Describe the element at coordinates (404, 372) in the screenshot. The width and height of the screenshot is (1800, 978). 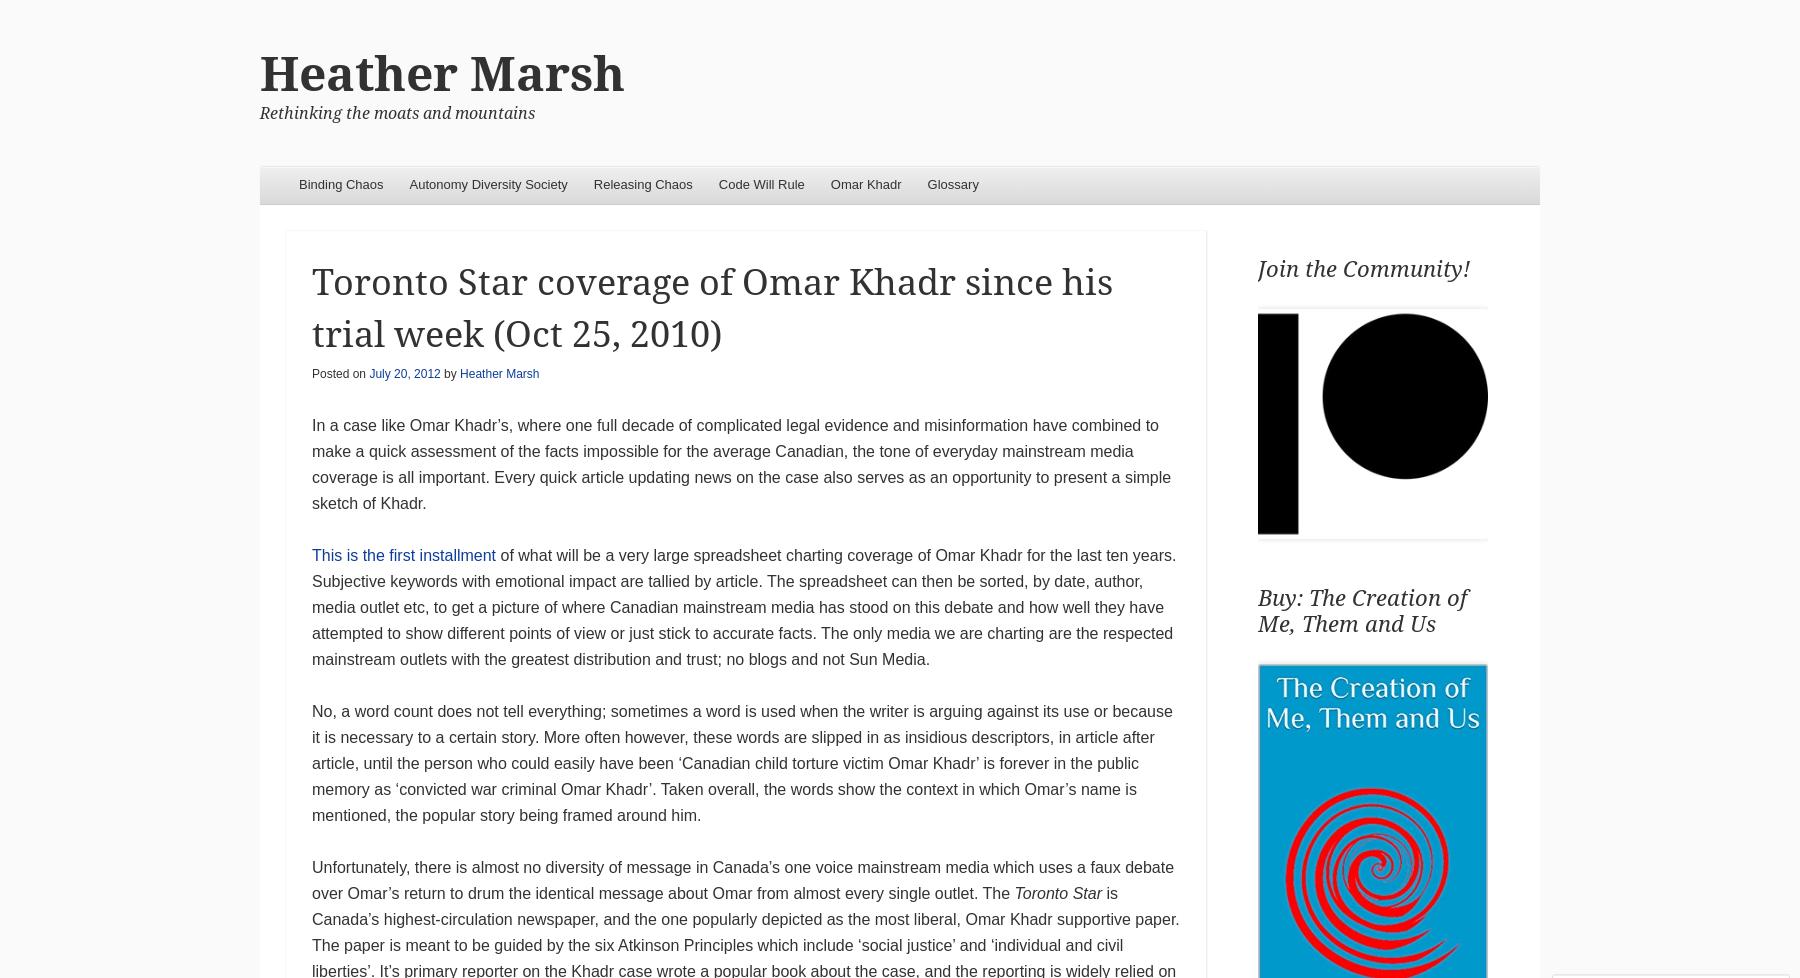
I see `'July 20, 2012'` at that location.